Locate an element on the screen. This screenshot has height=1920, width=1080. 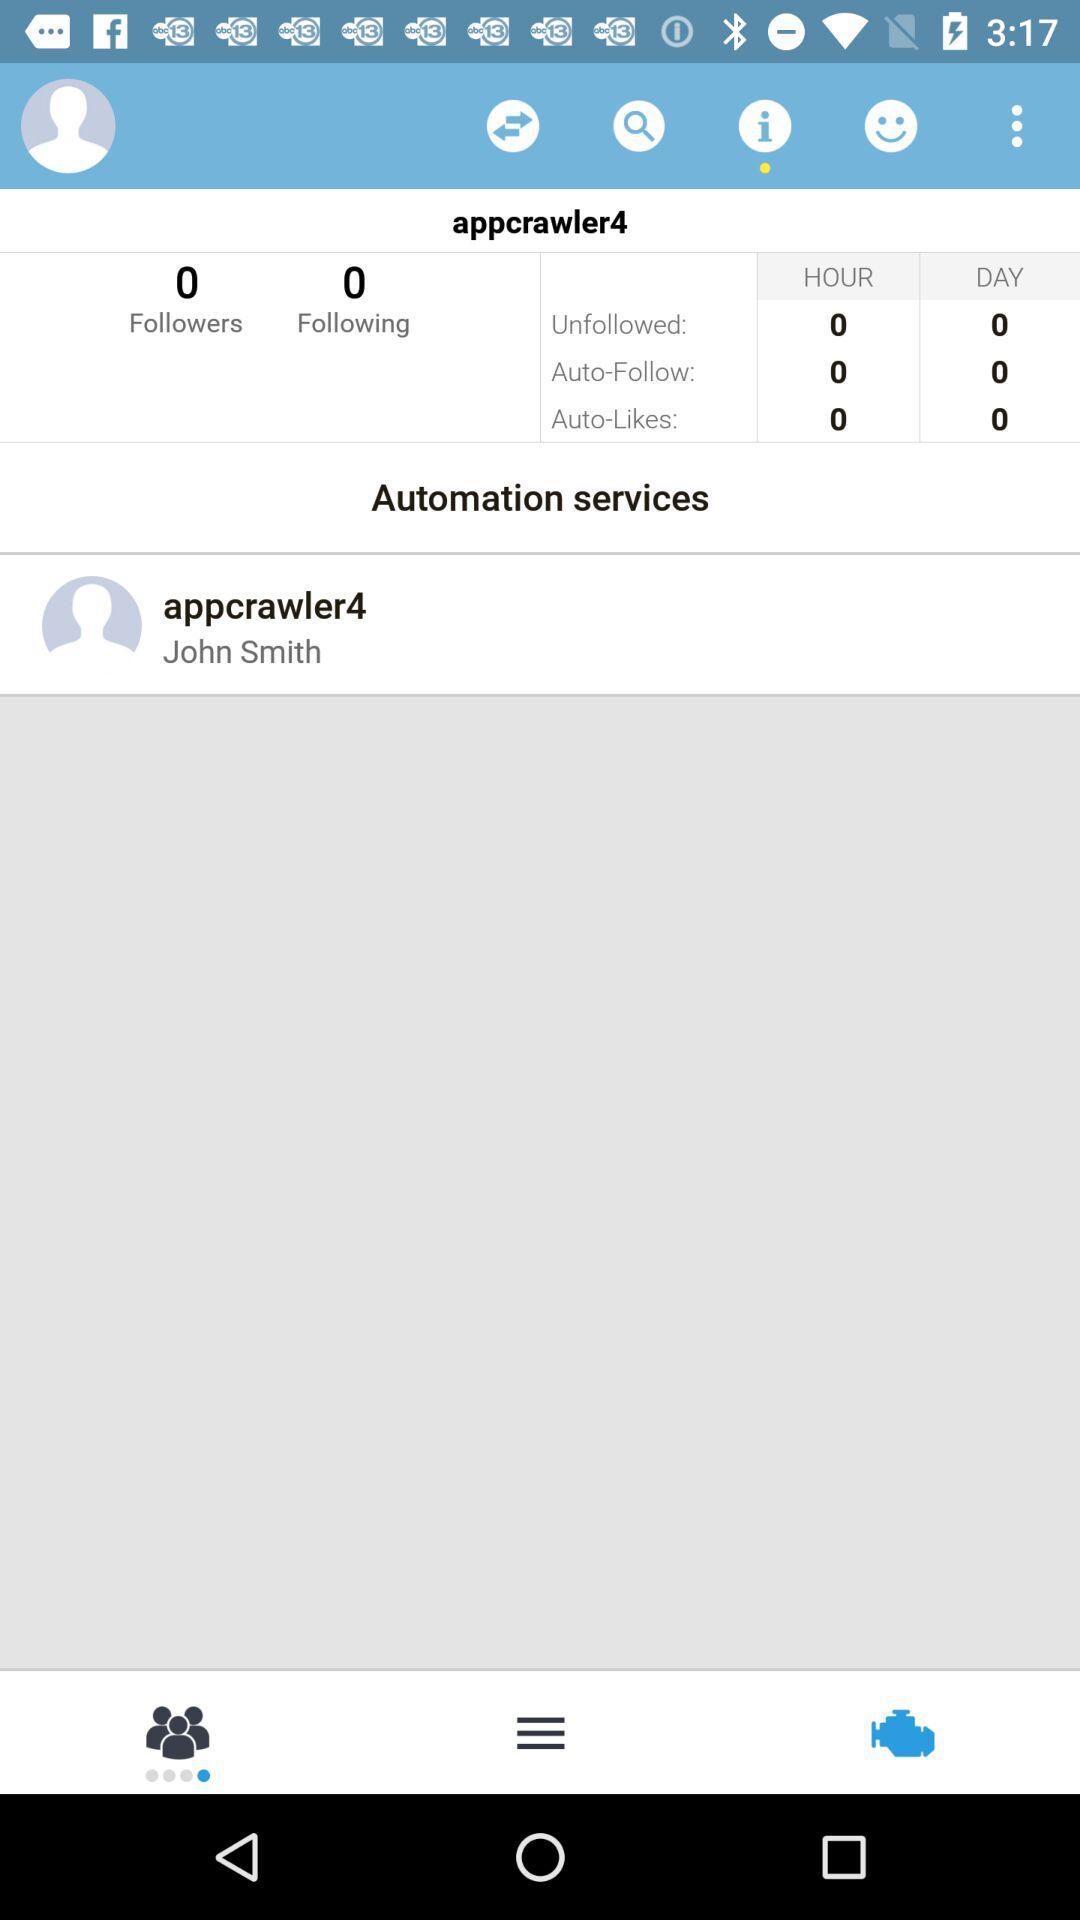
active emoji is located at coordinates (890, 124).